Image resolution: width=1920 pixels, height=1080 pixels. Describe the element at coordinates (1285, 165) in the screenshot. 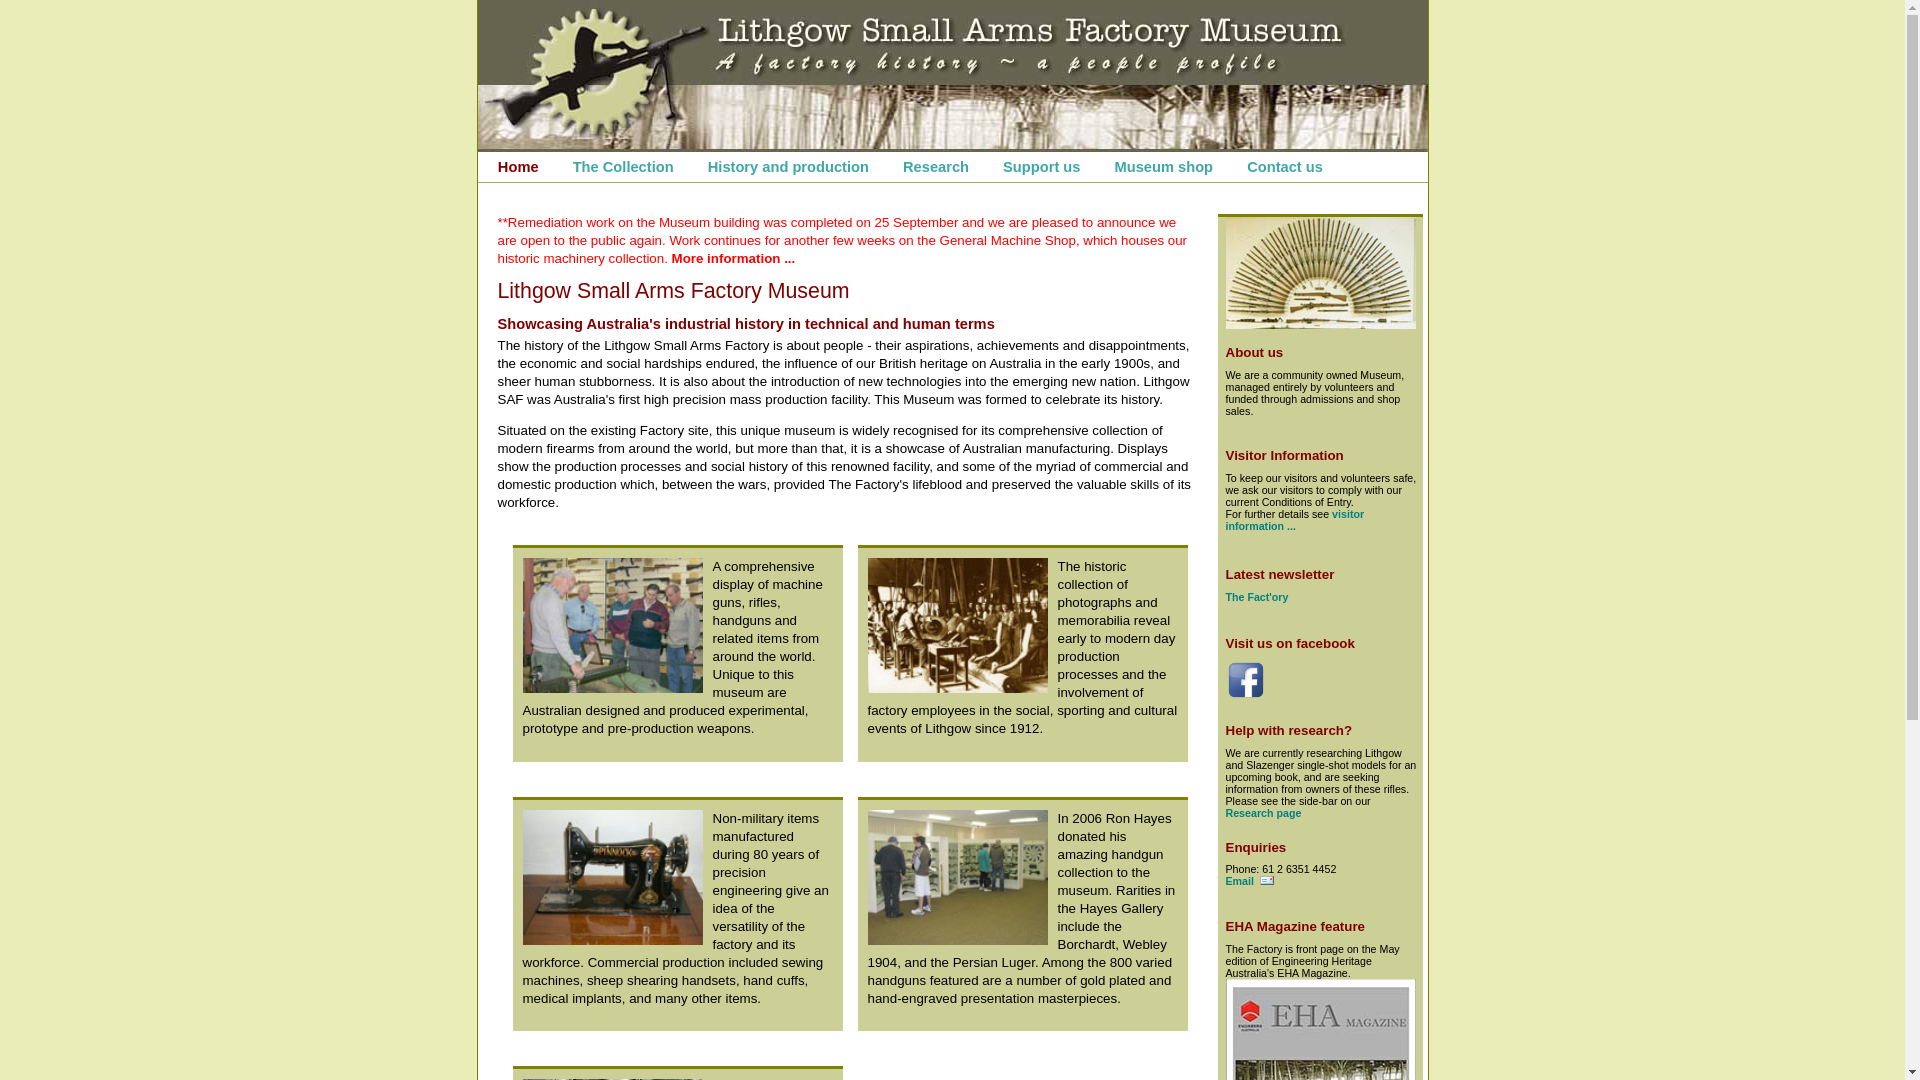

I see `'Contact us'` at that location.